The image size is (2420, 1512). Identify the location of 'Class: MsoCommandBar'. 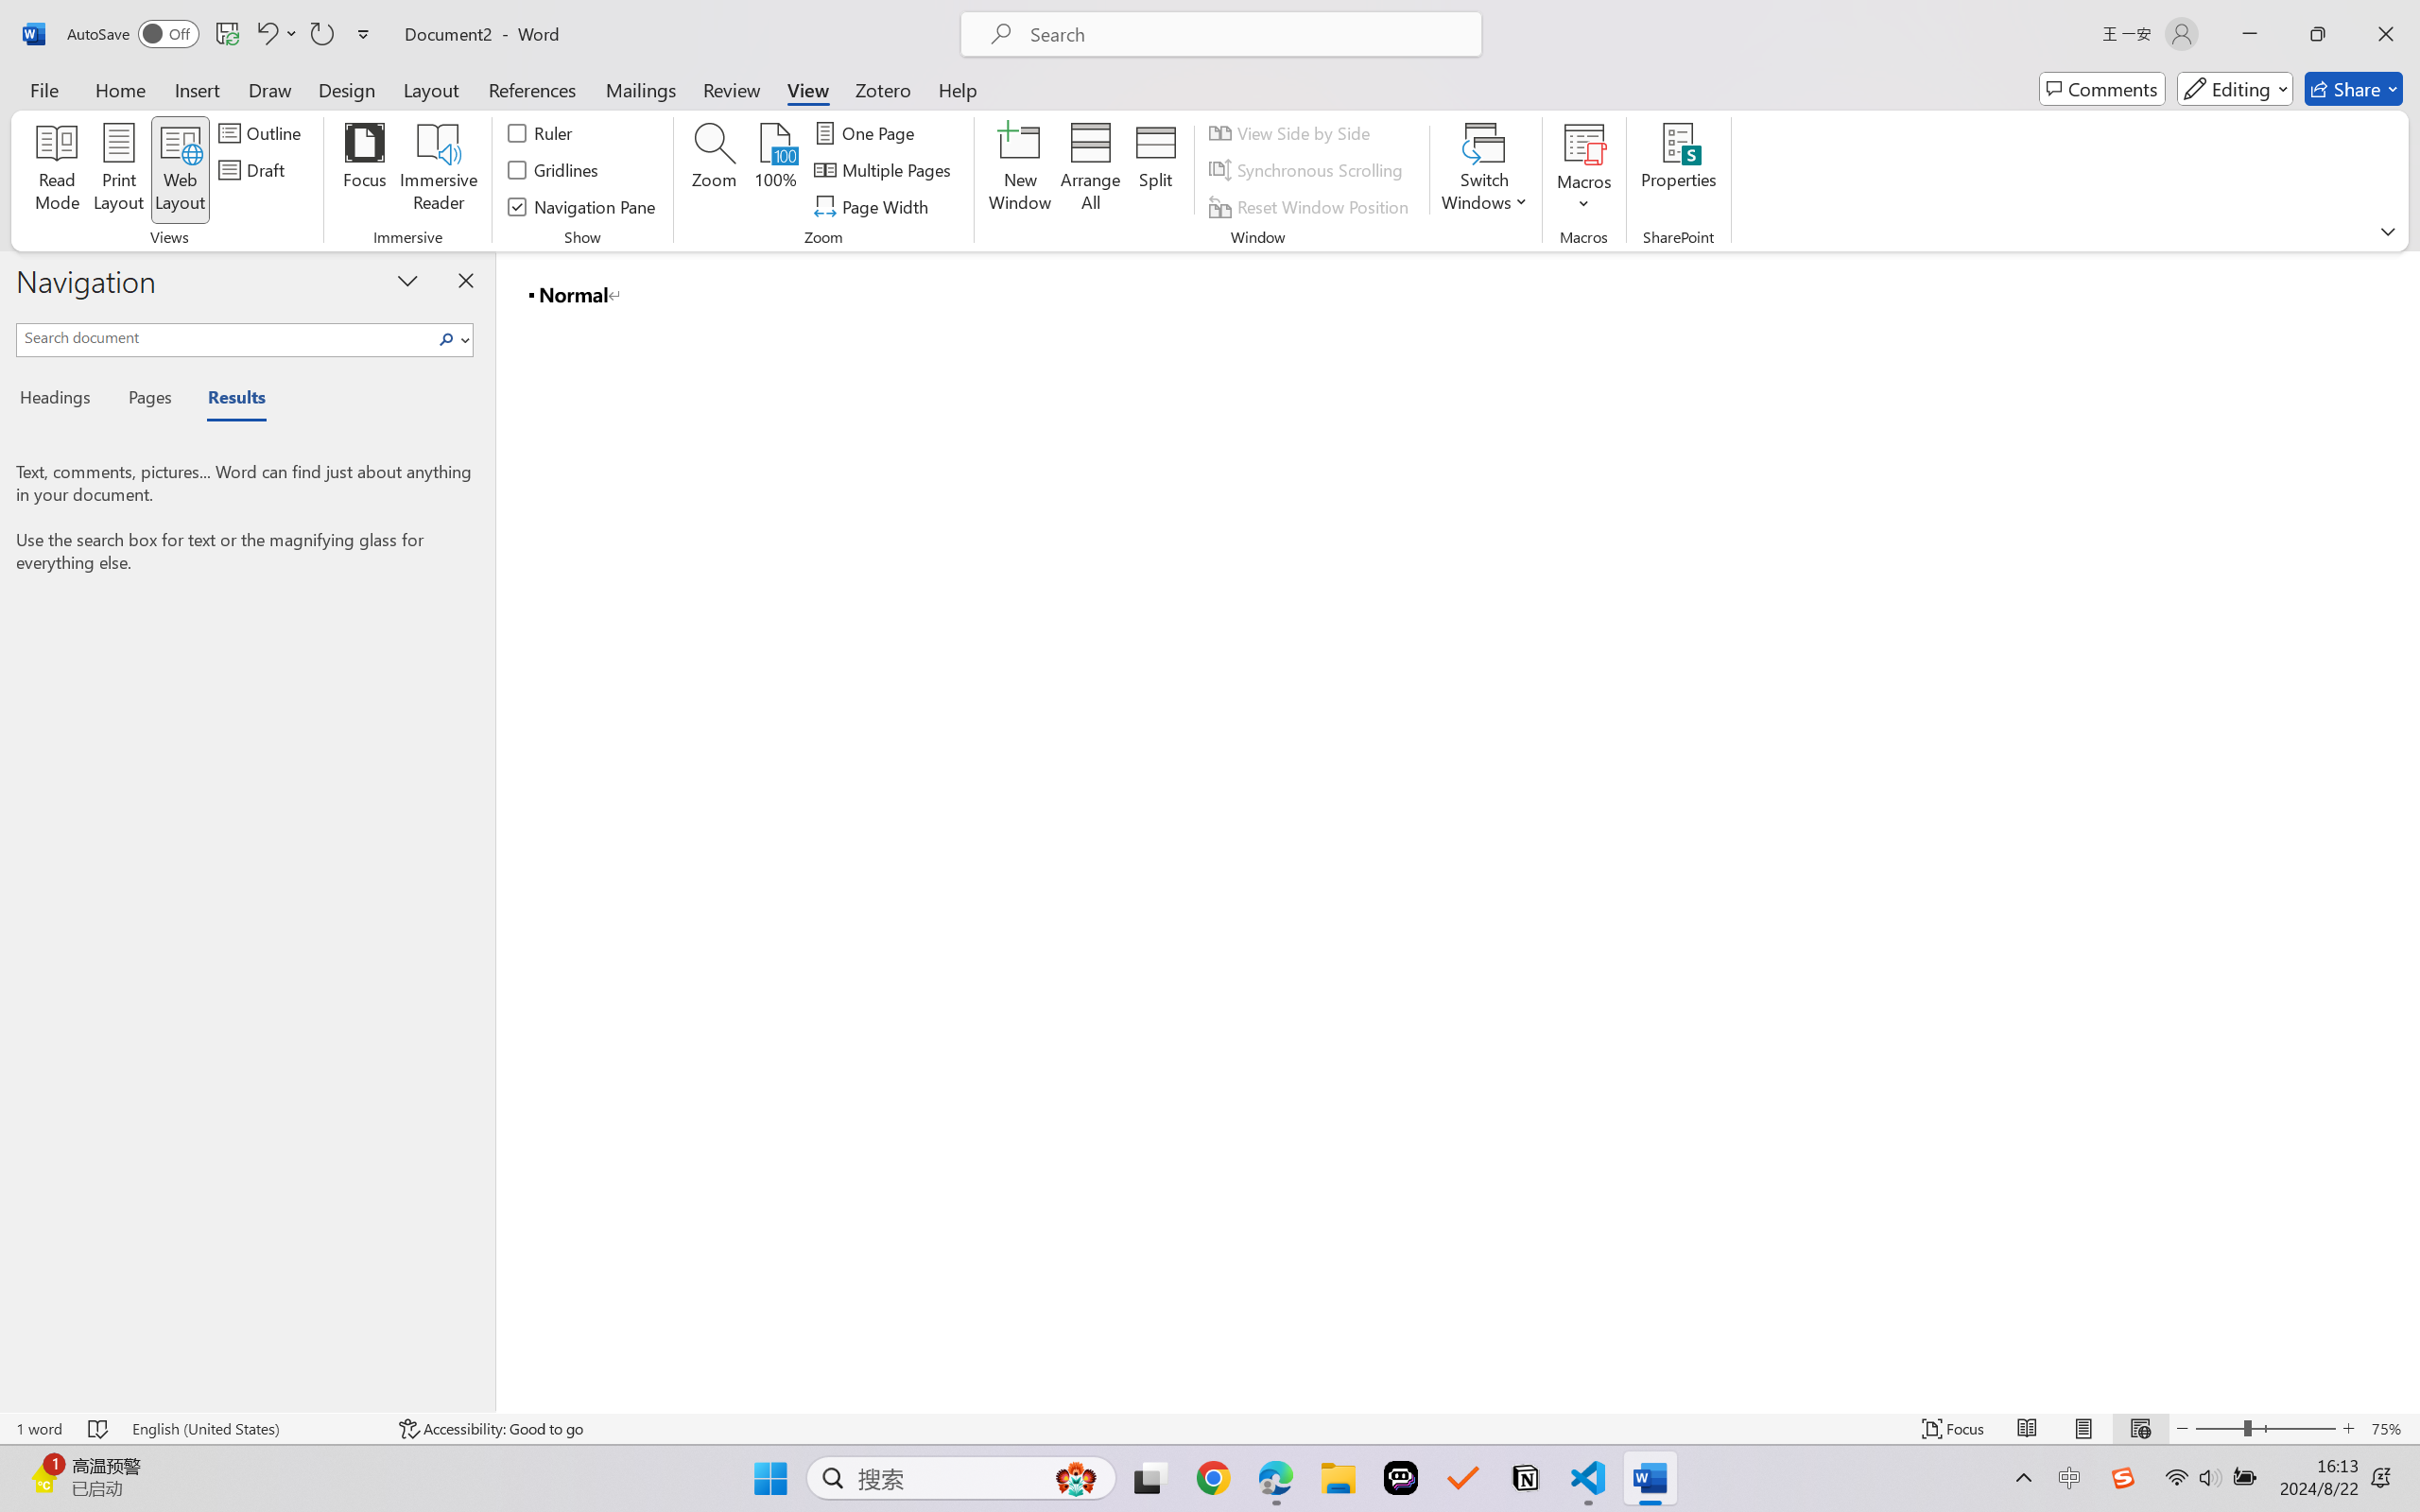
(1210, 1428).